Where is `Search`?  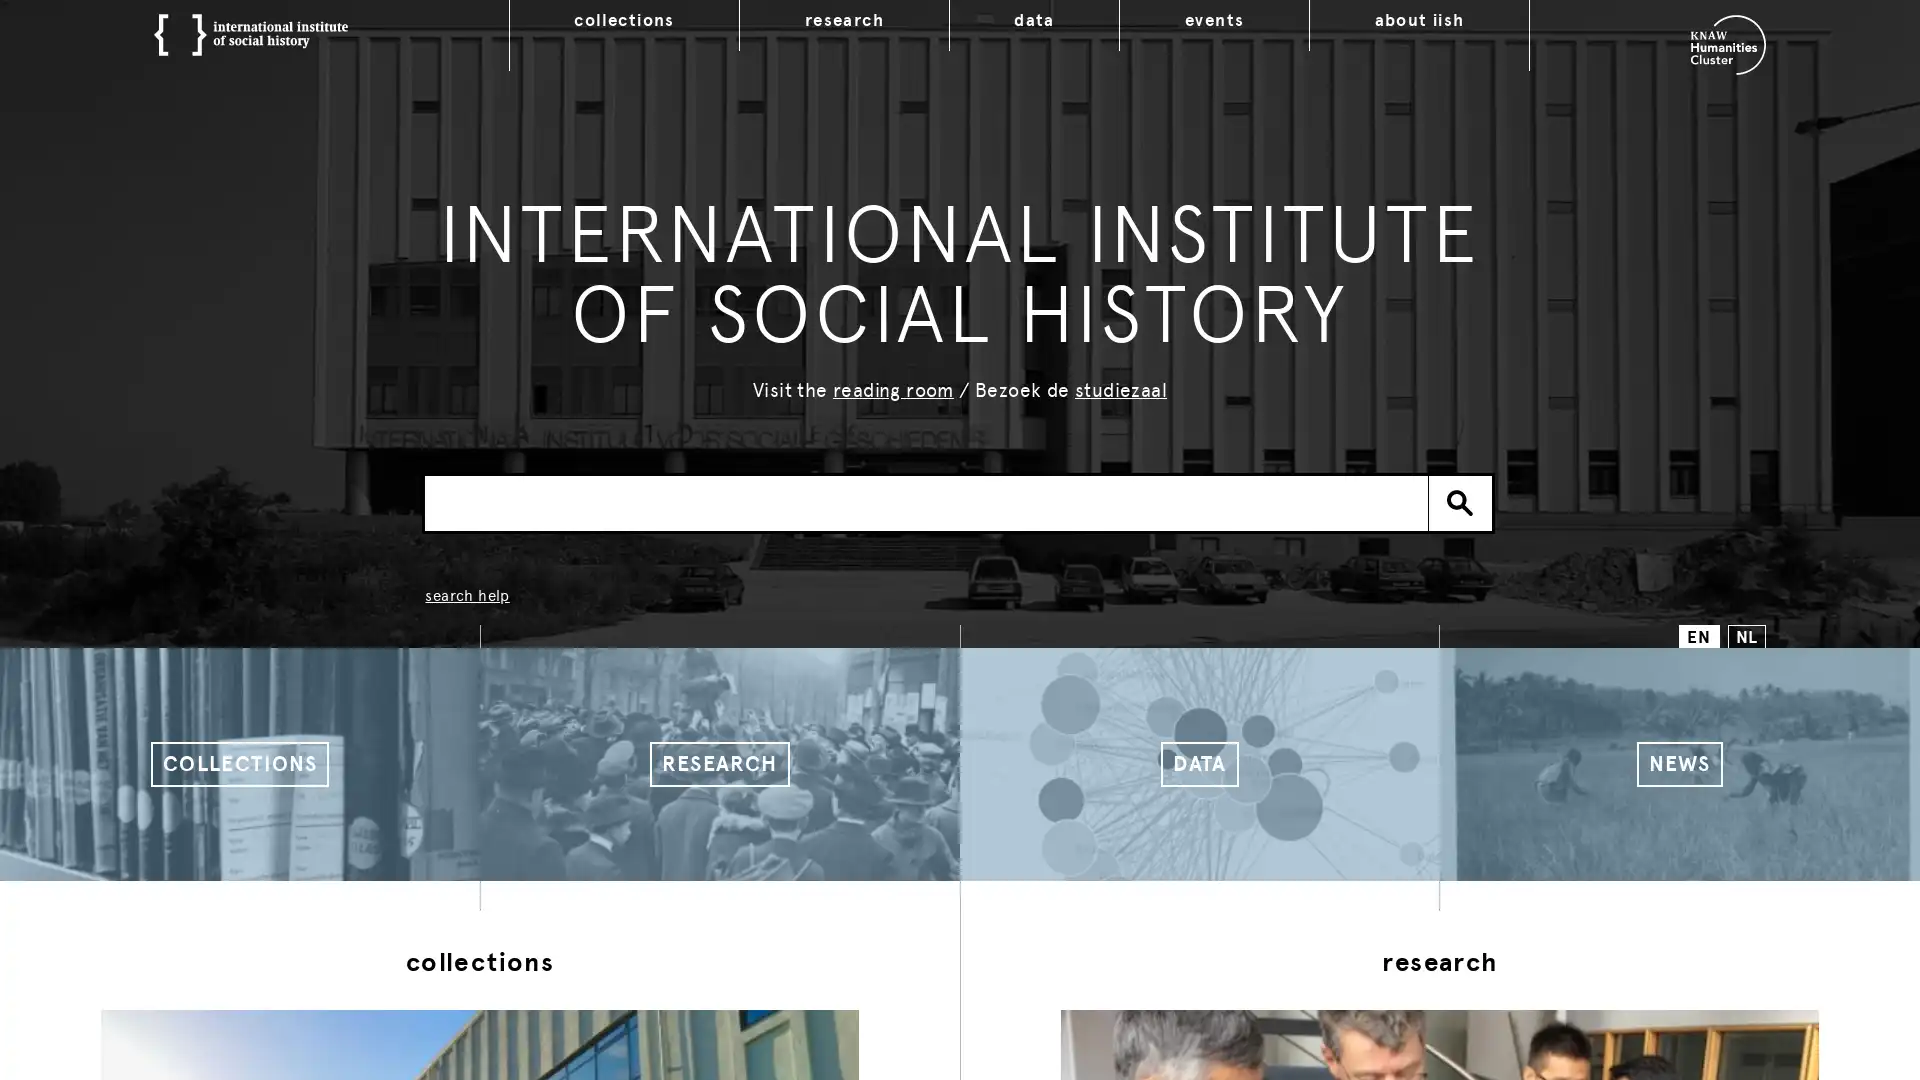 Search is located at coordinates (1460, 501).